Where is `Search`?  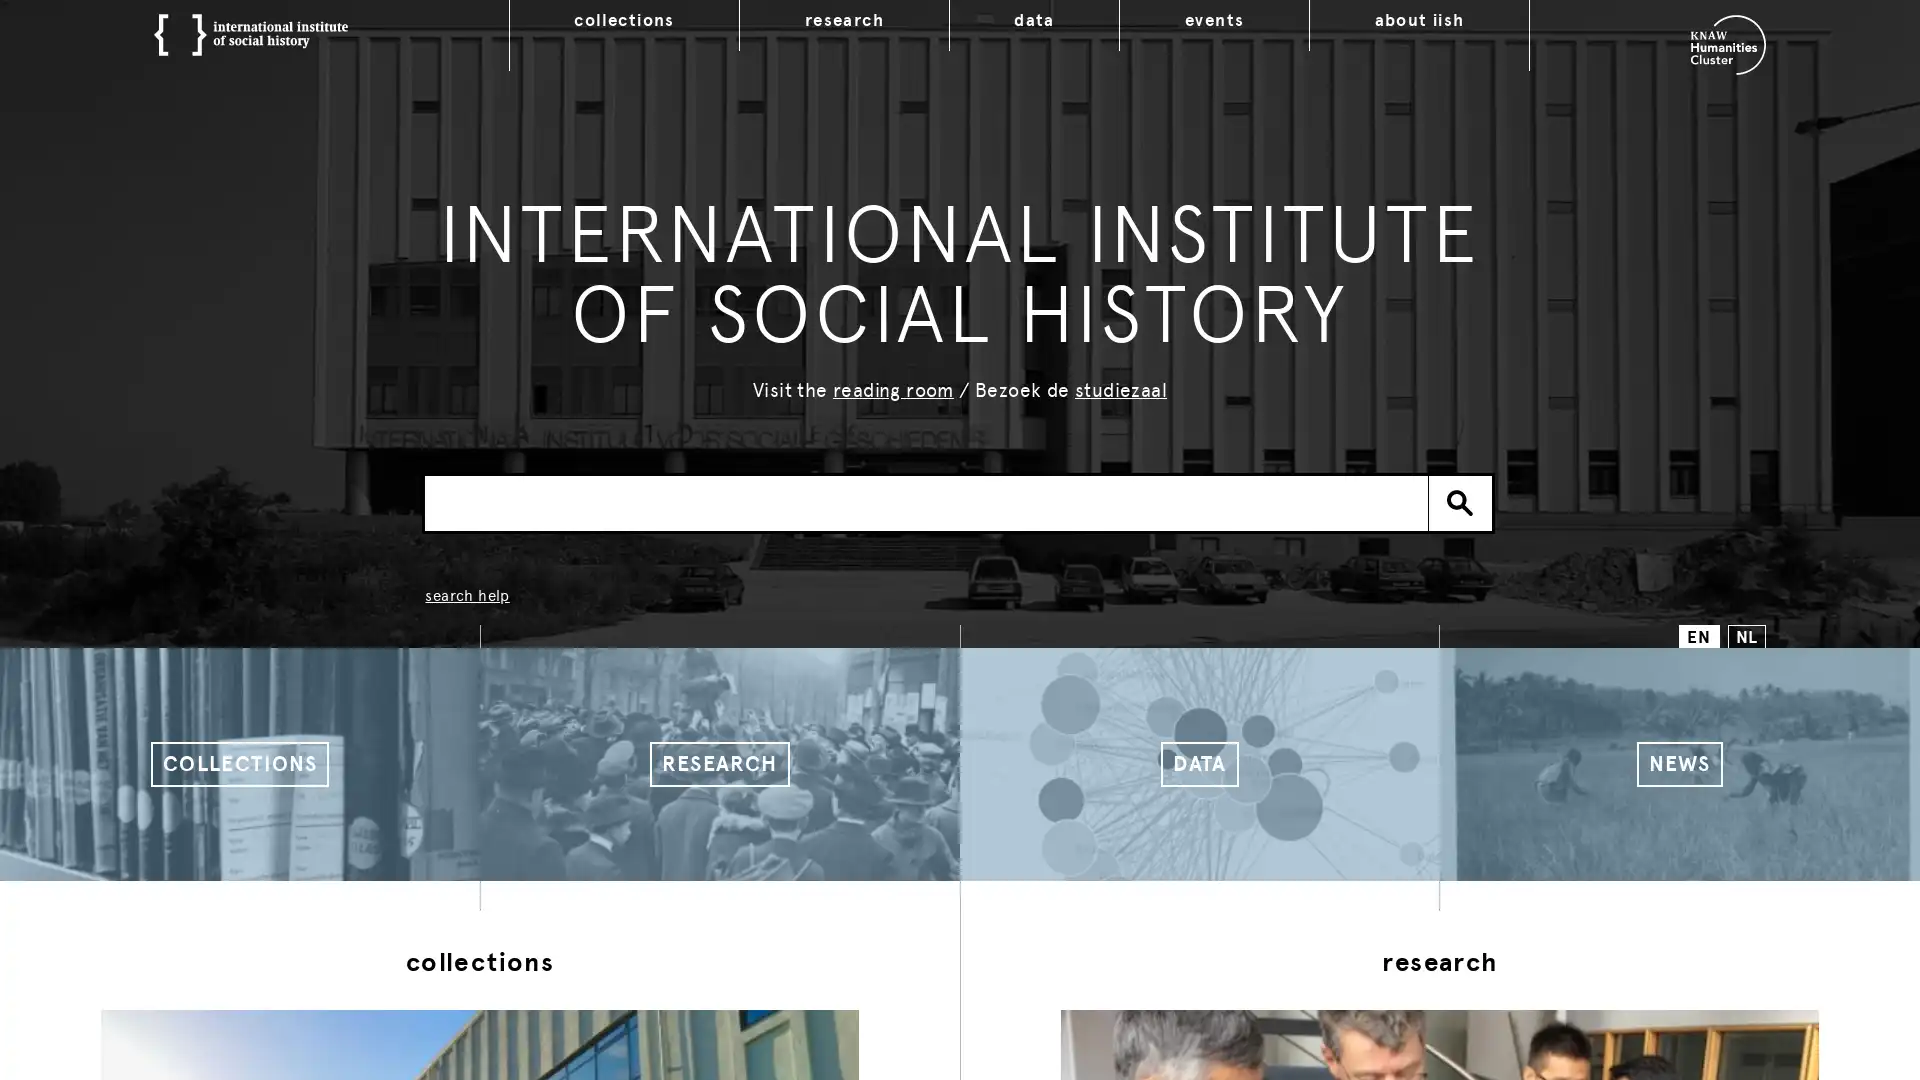 Search is located at coordinates (1460, 501).